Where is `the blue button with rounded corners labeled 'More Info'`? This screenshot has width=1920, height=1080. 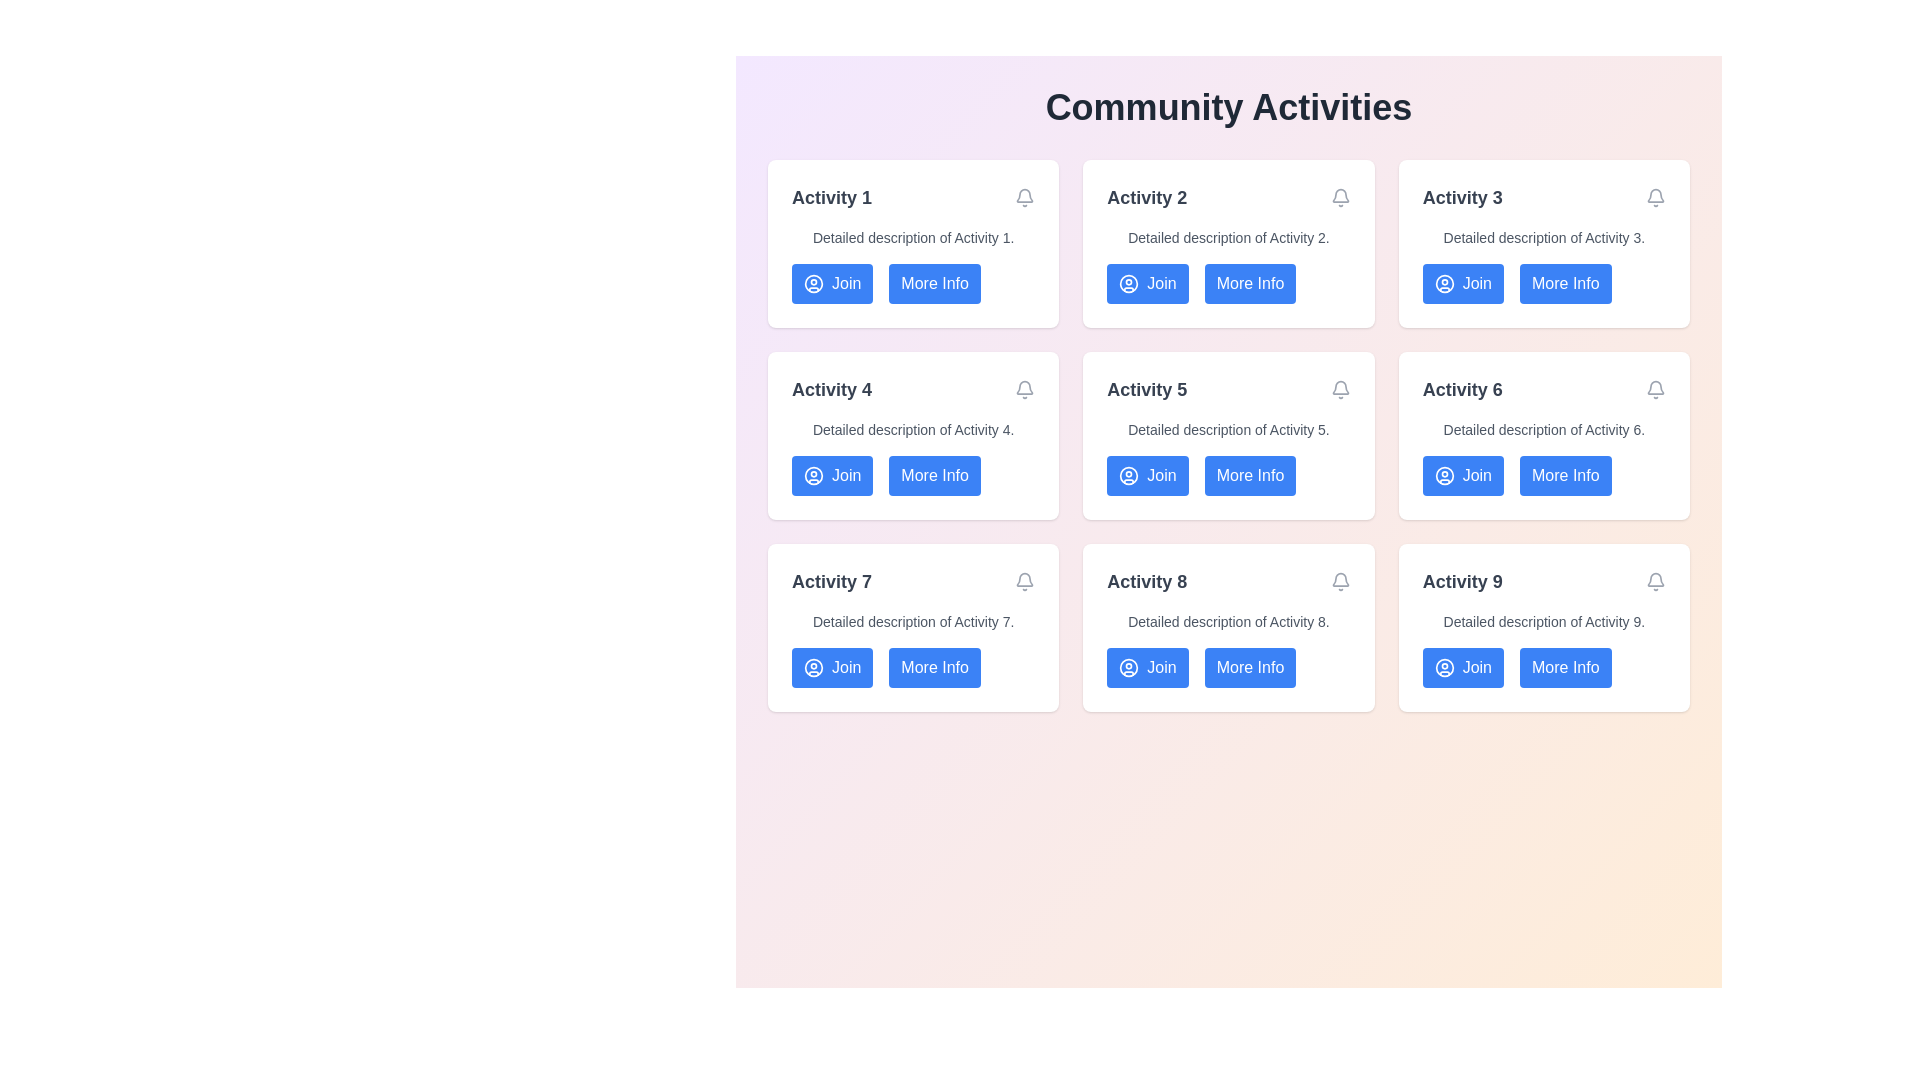
the blue button with rounded corners labeled 'More Info' is located at coordinates (1564, 667).